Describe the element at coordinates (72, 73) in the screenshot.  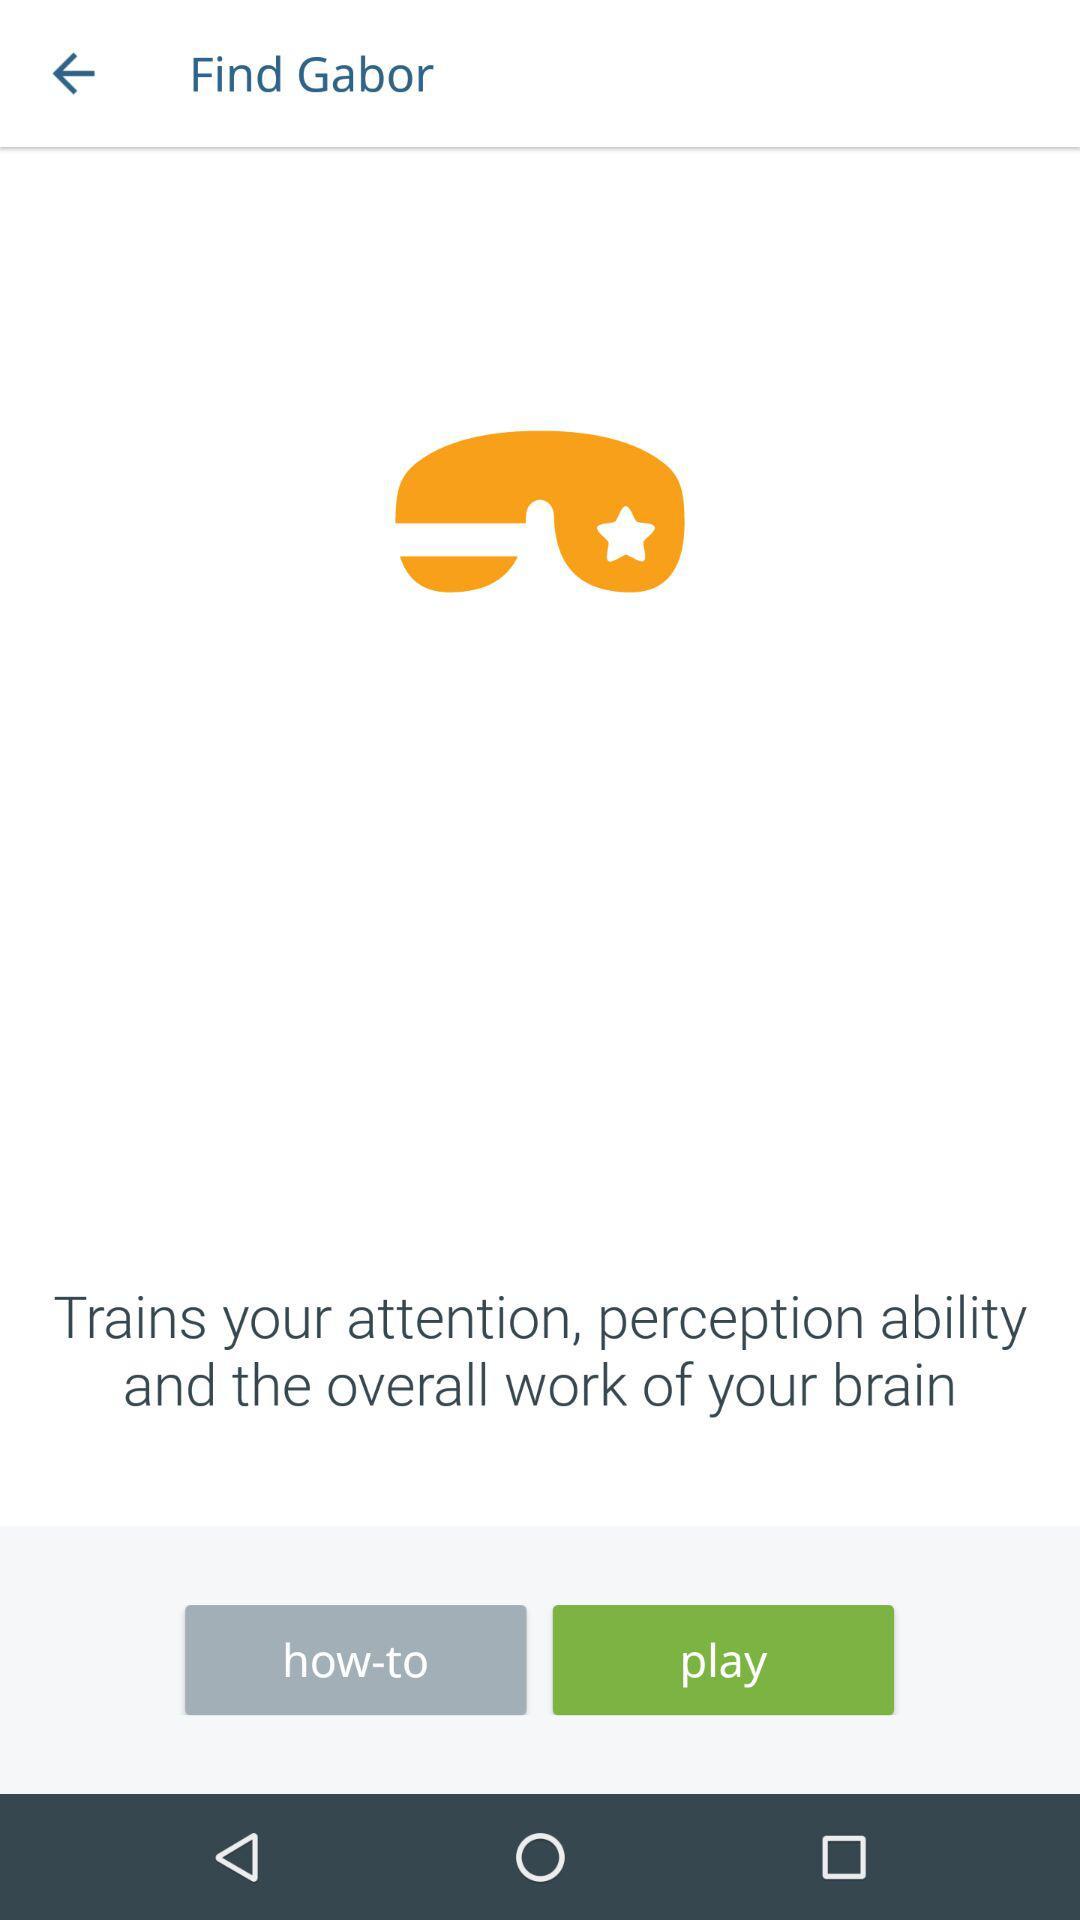
I see `item next to the find gabor` at that location.